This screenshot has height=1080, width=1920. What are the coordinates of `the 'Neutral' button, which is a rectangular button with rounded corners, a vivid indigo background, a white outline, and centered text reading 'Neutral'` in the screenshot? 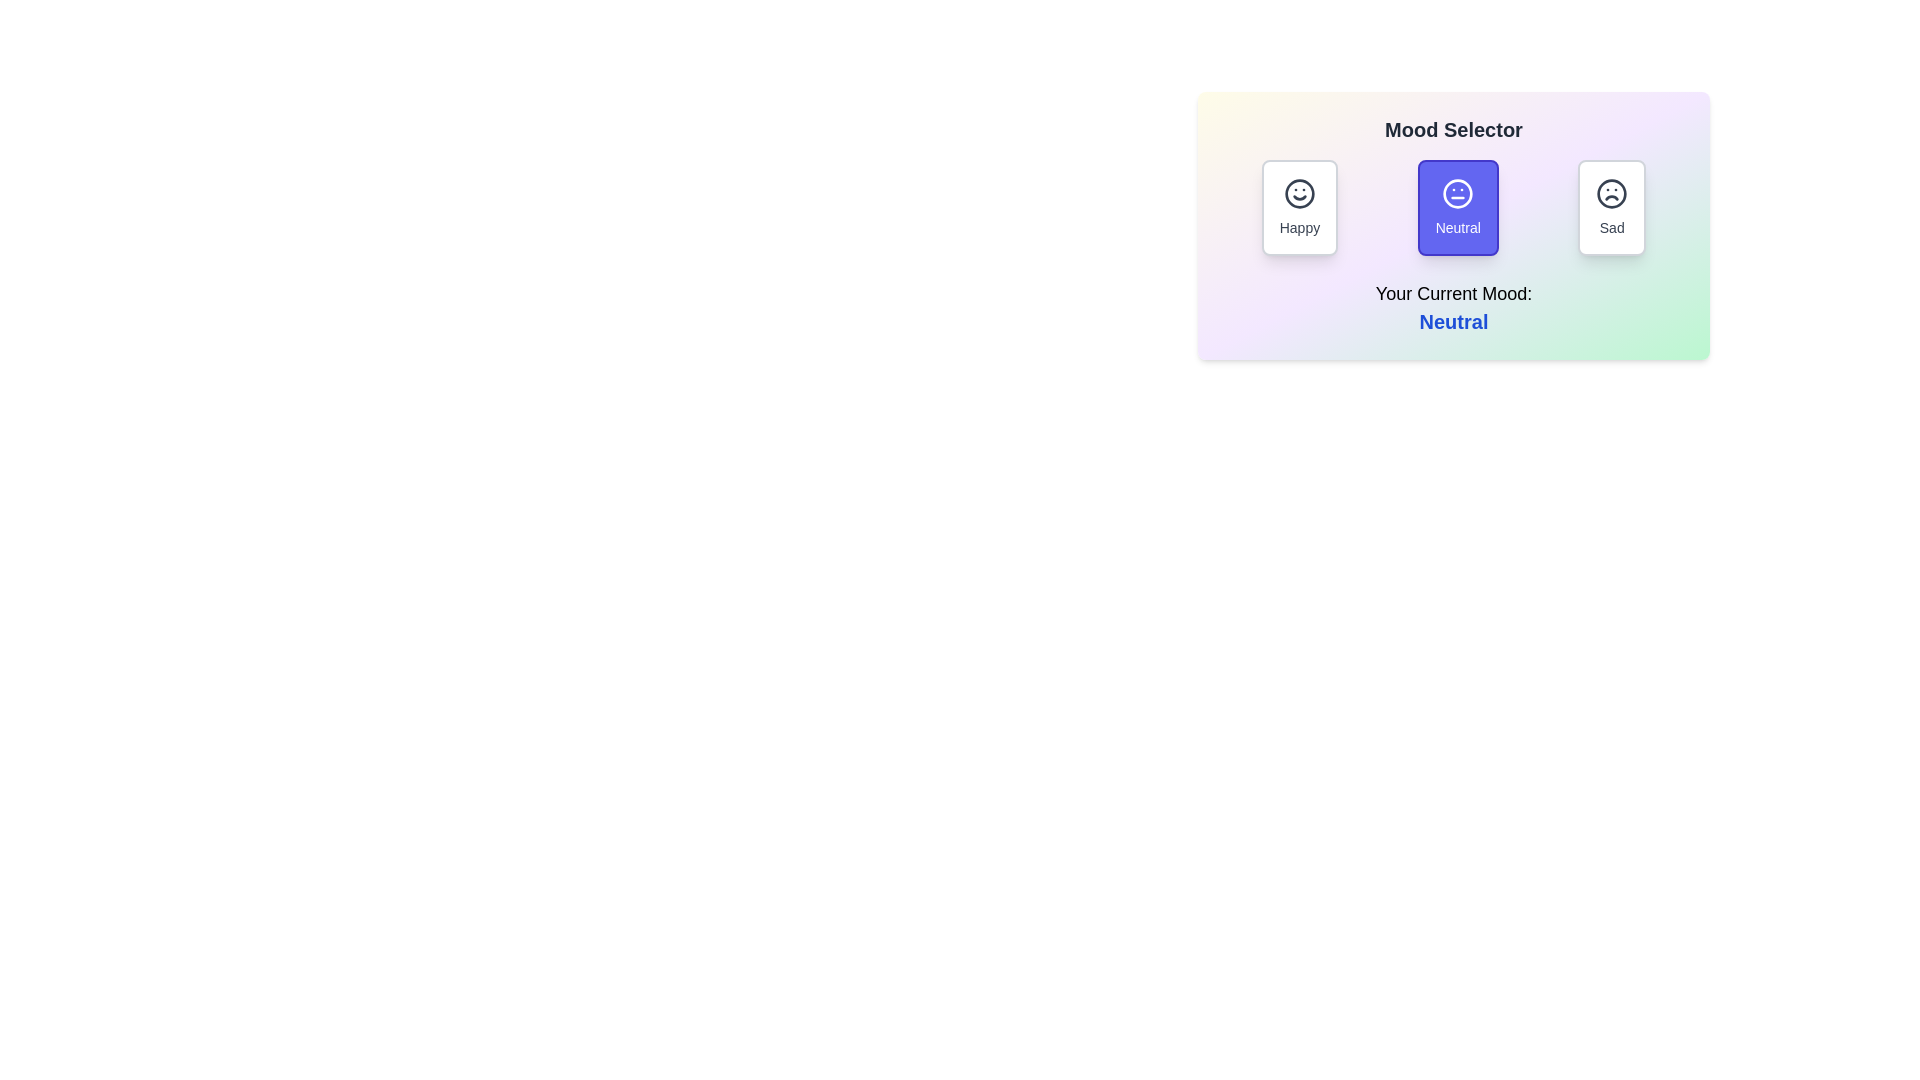 It's located at (1458, 208).